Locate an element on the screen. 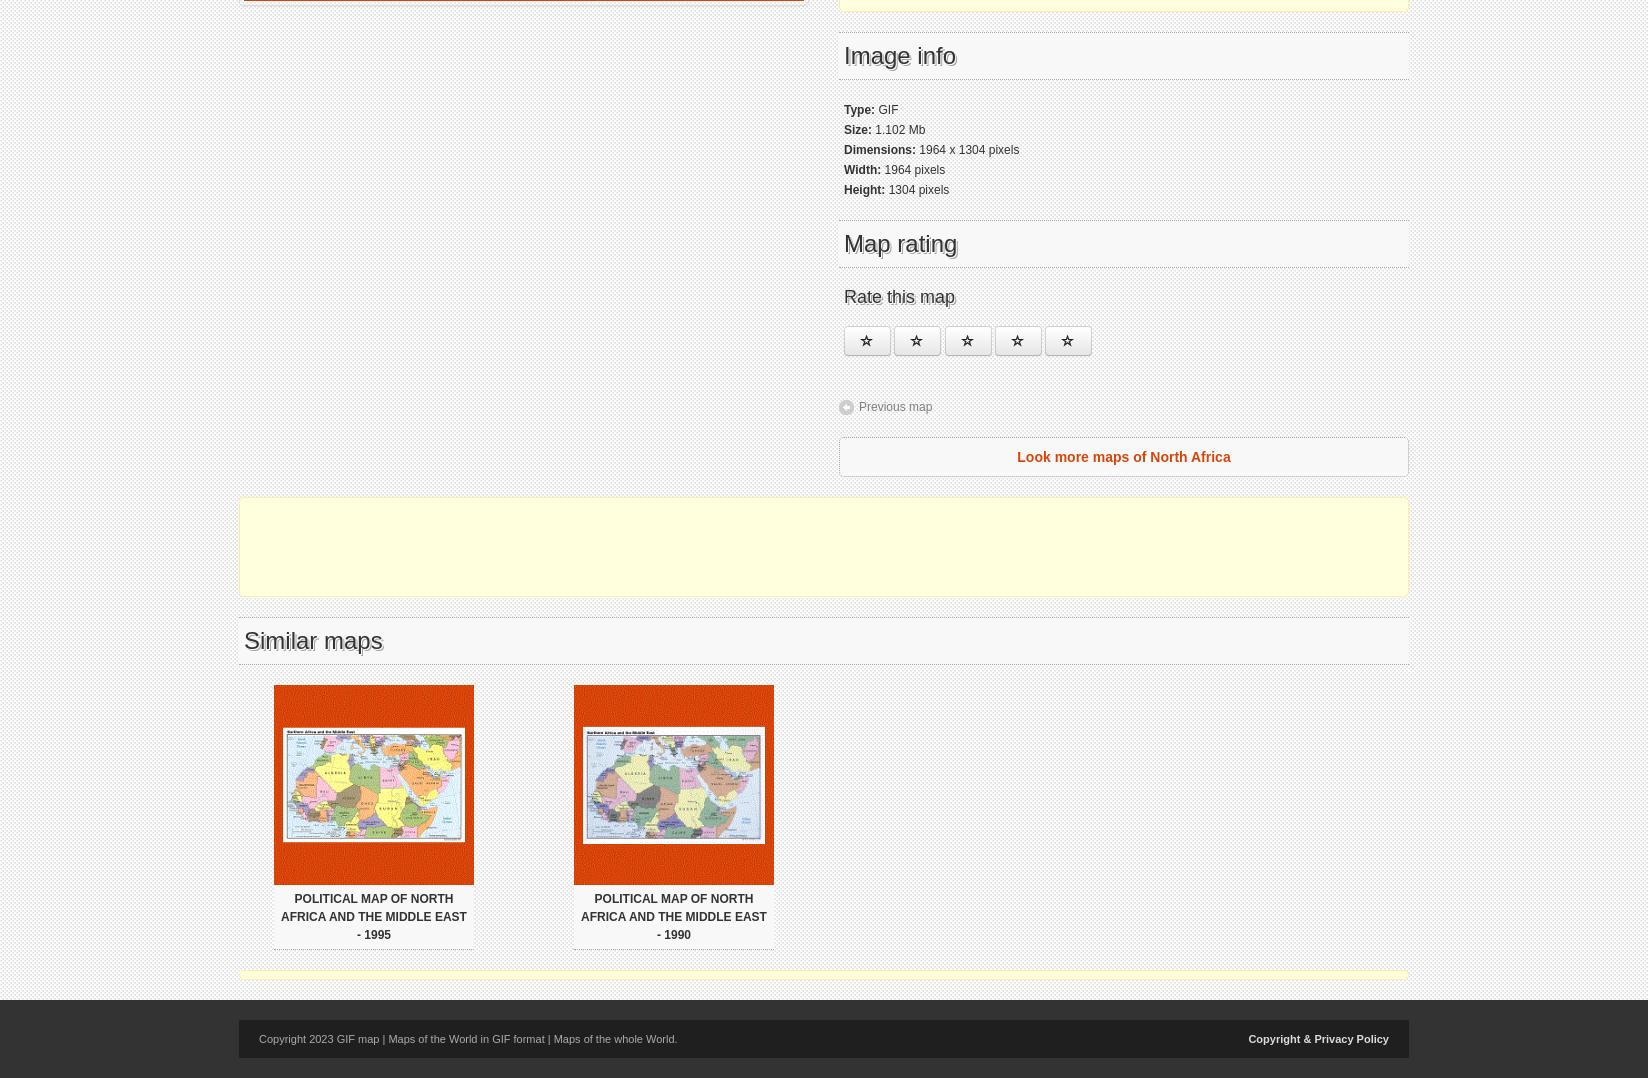  '1304 pixels' is located at coordinates (916, 189).